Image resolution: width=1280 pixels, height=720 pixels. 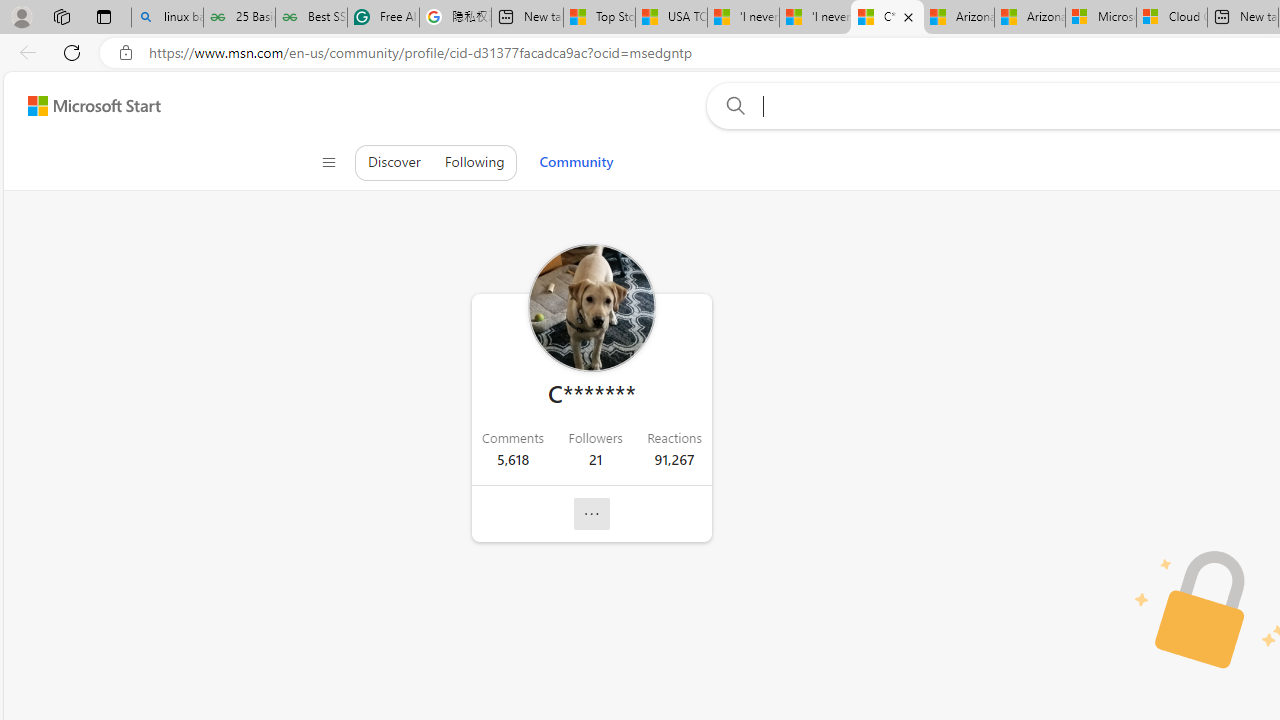 I want to click on 'linux basic - Search', so click(x=167, y=17).